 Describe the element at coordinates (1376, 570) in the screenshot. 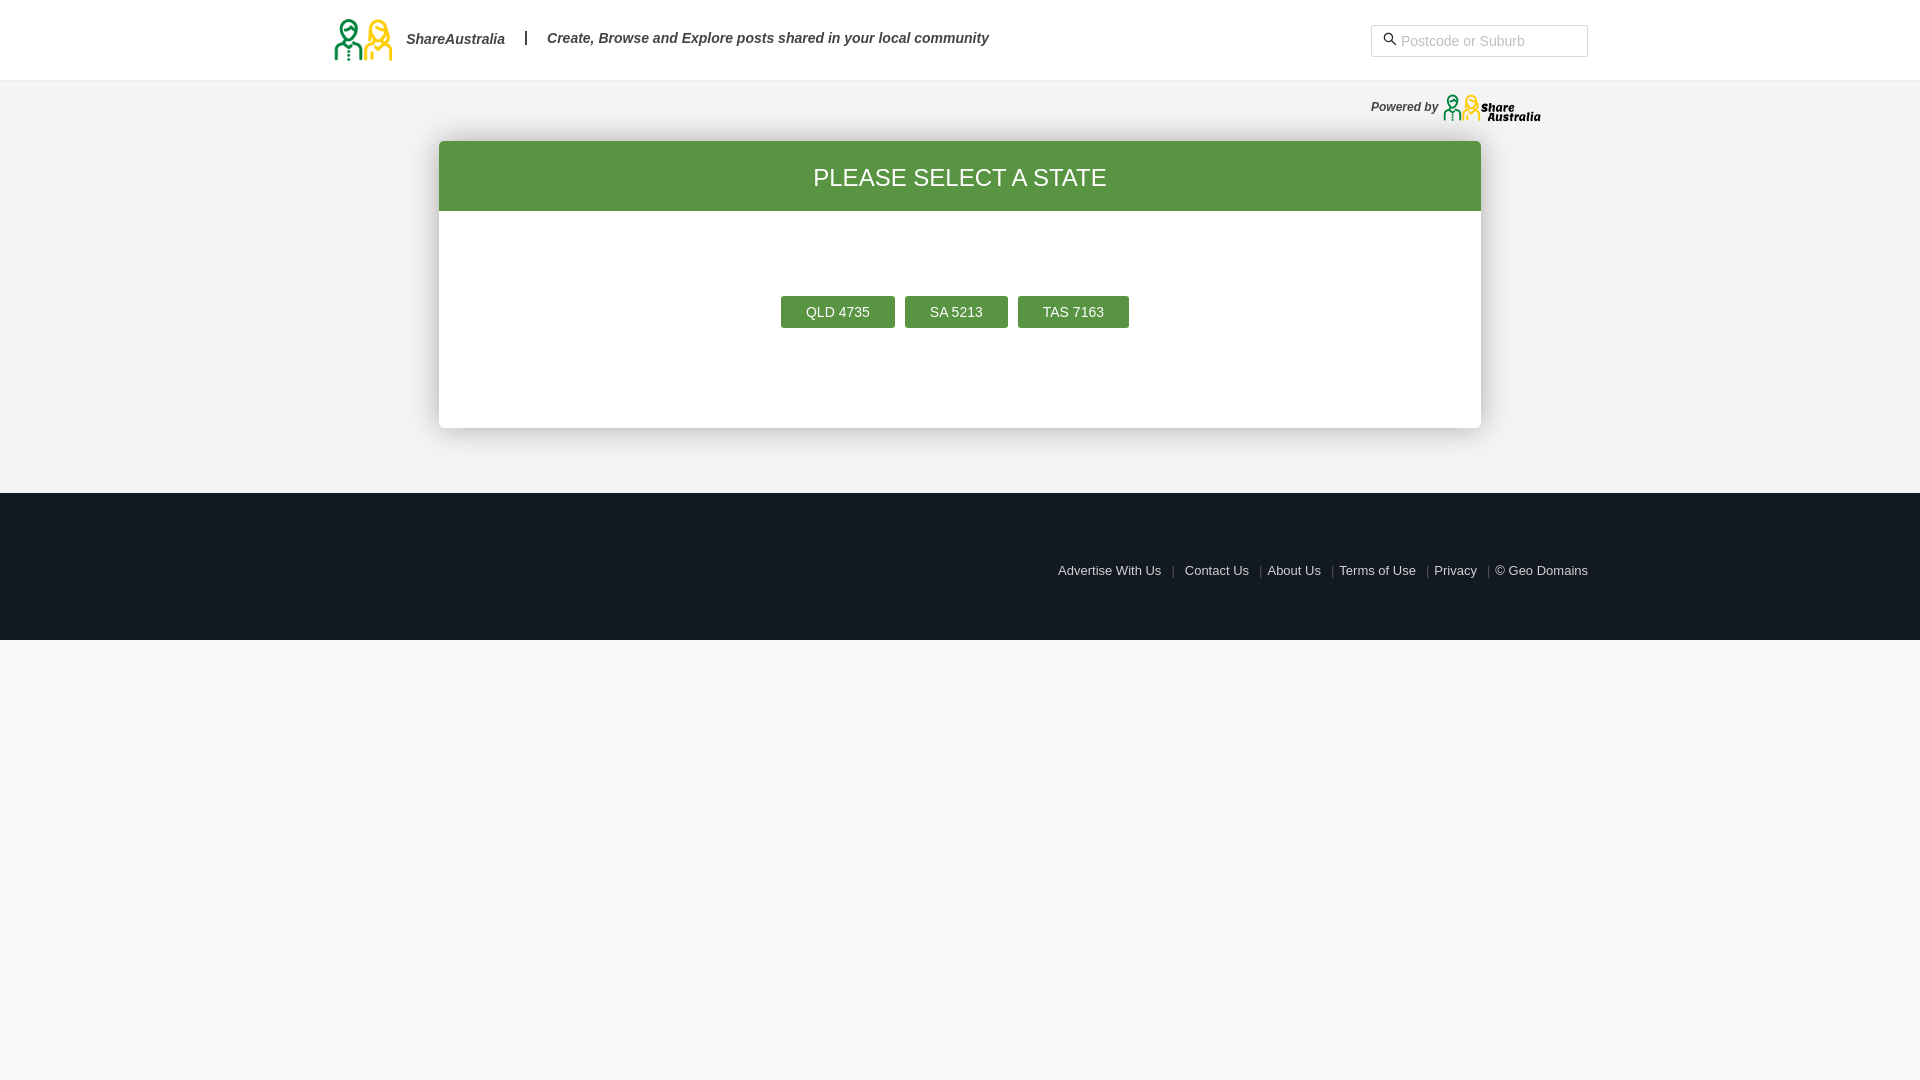

I see `'Terms of Use'` at that location.